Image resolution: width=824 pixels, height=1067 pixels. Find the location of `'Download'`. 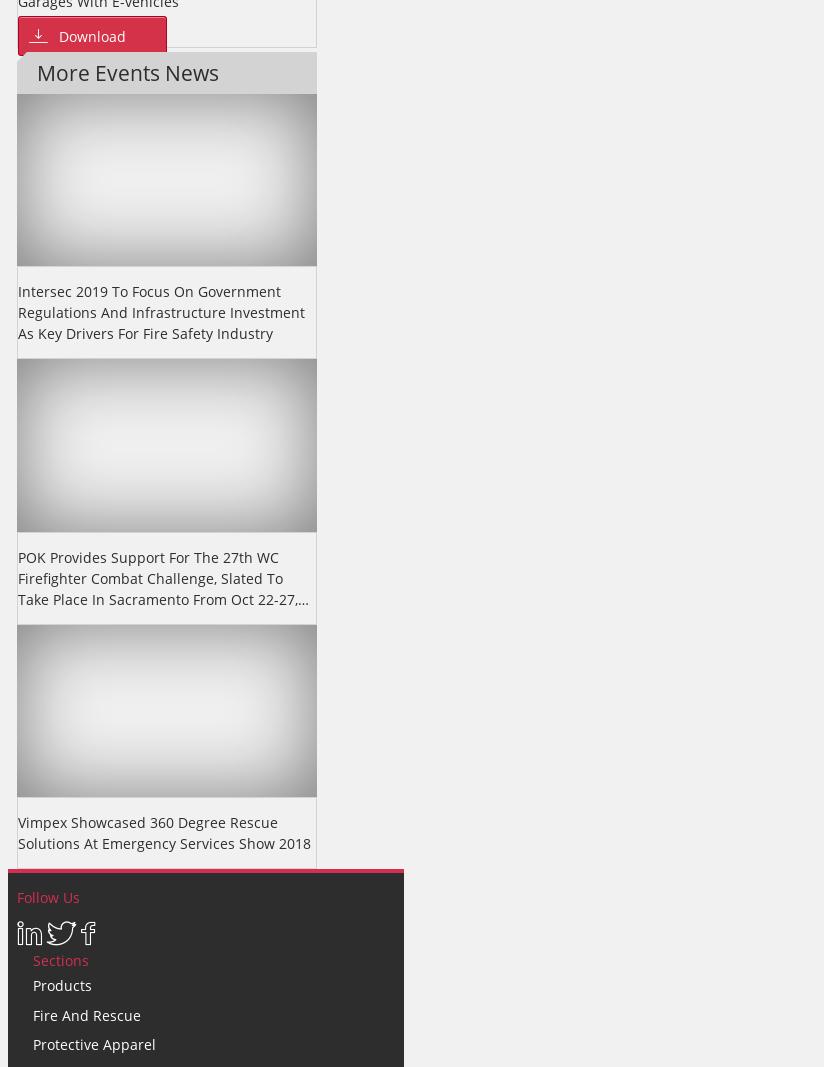

'Download' is located at coordinates (91, 34).